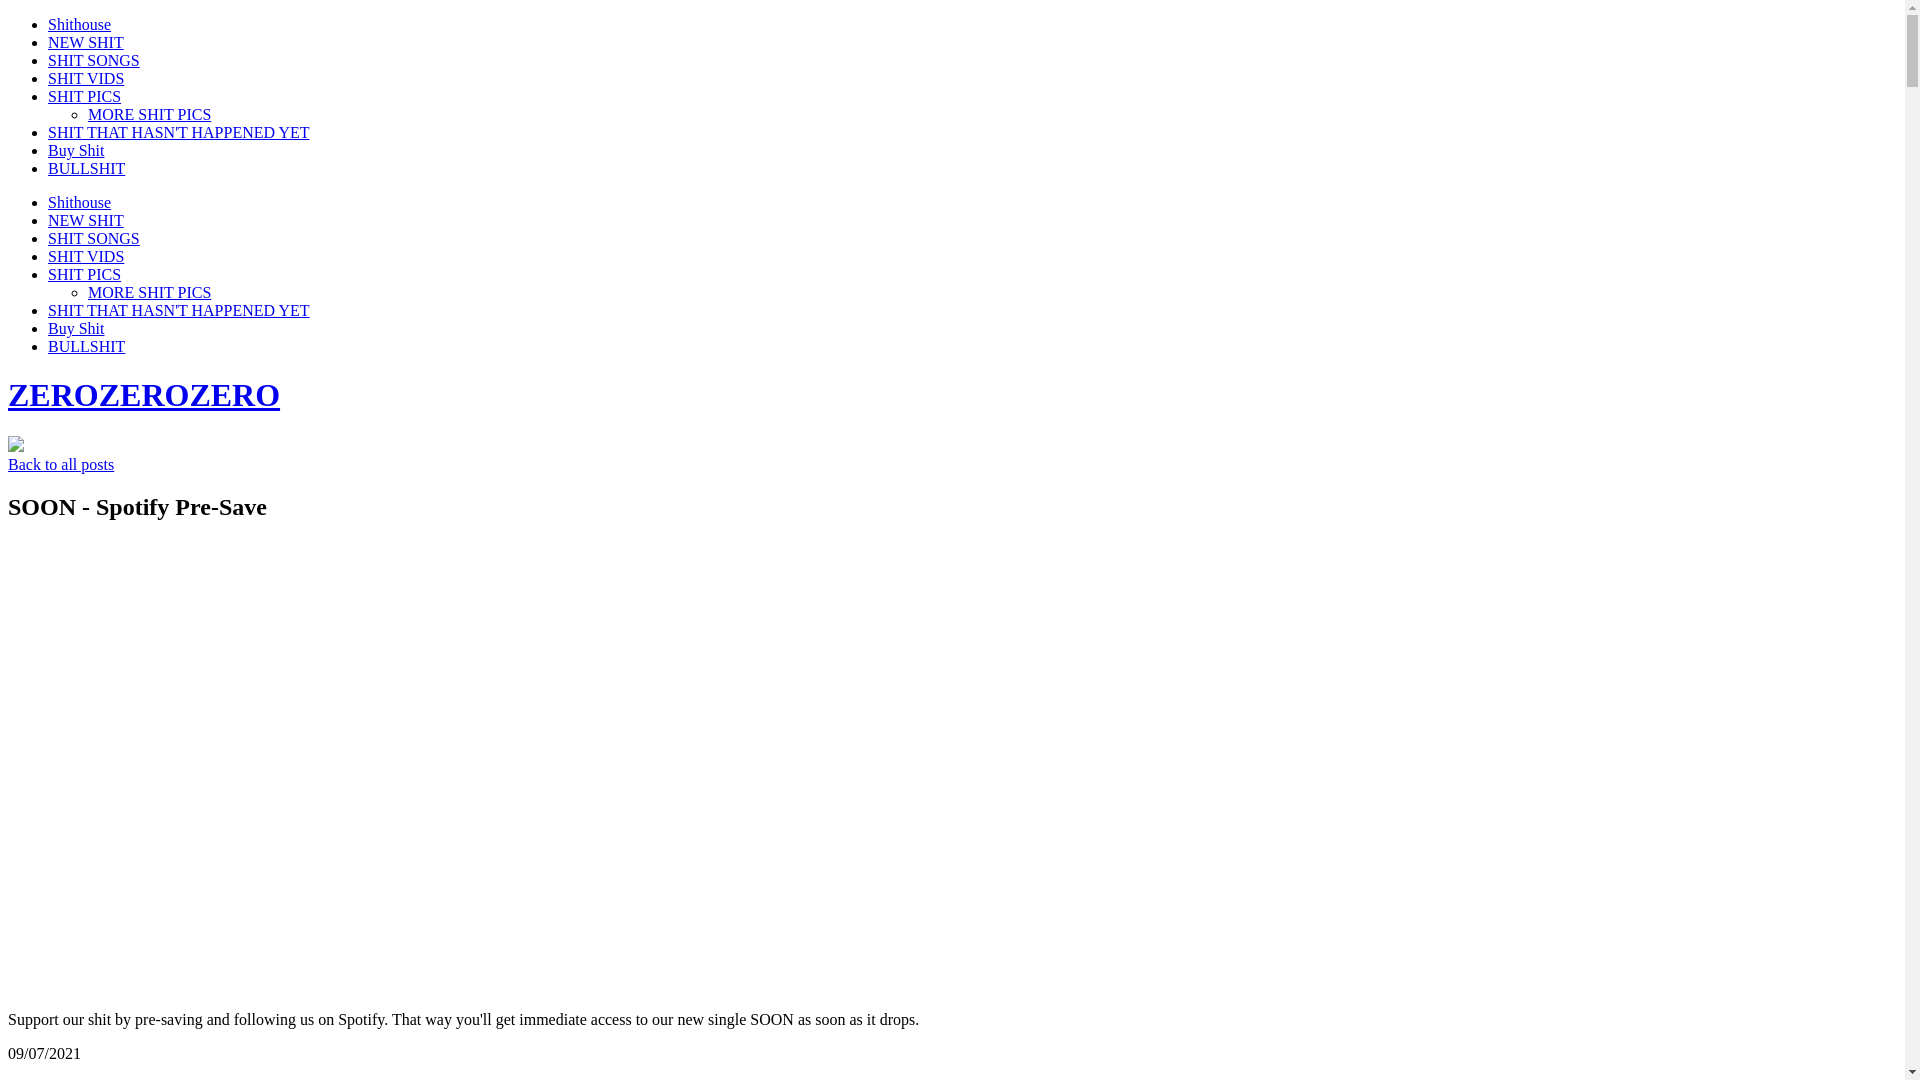 This screenshot has width=1920, height=1080. Describe the element at coordinates (61, 464) in the screenshot. I see `'Back to all posts'` at that location.